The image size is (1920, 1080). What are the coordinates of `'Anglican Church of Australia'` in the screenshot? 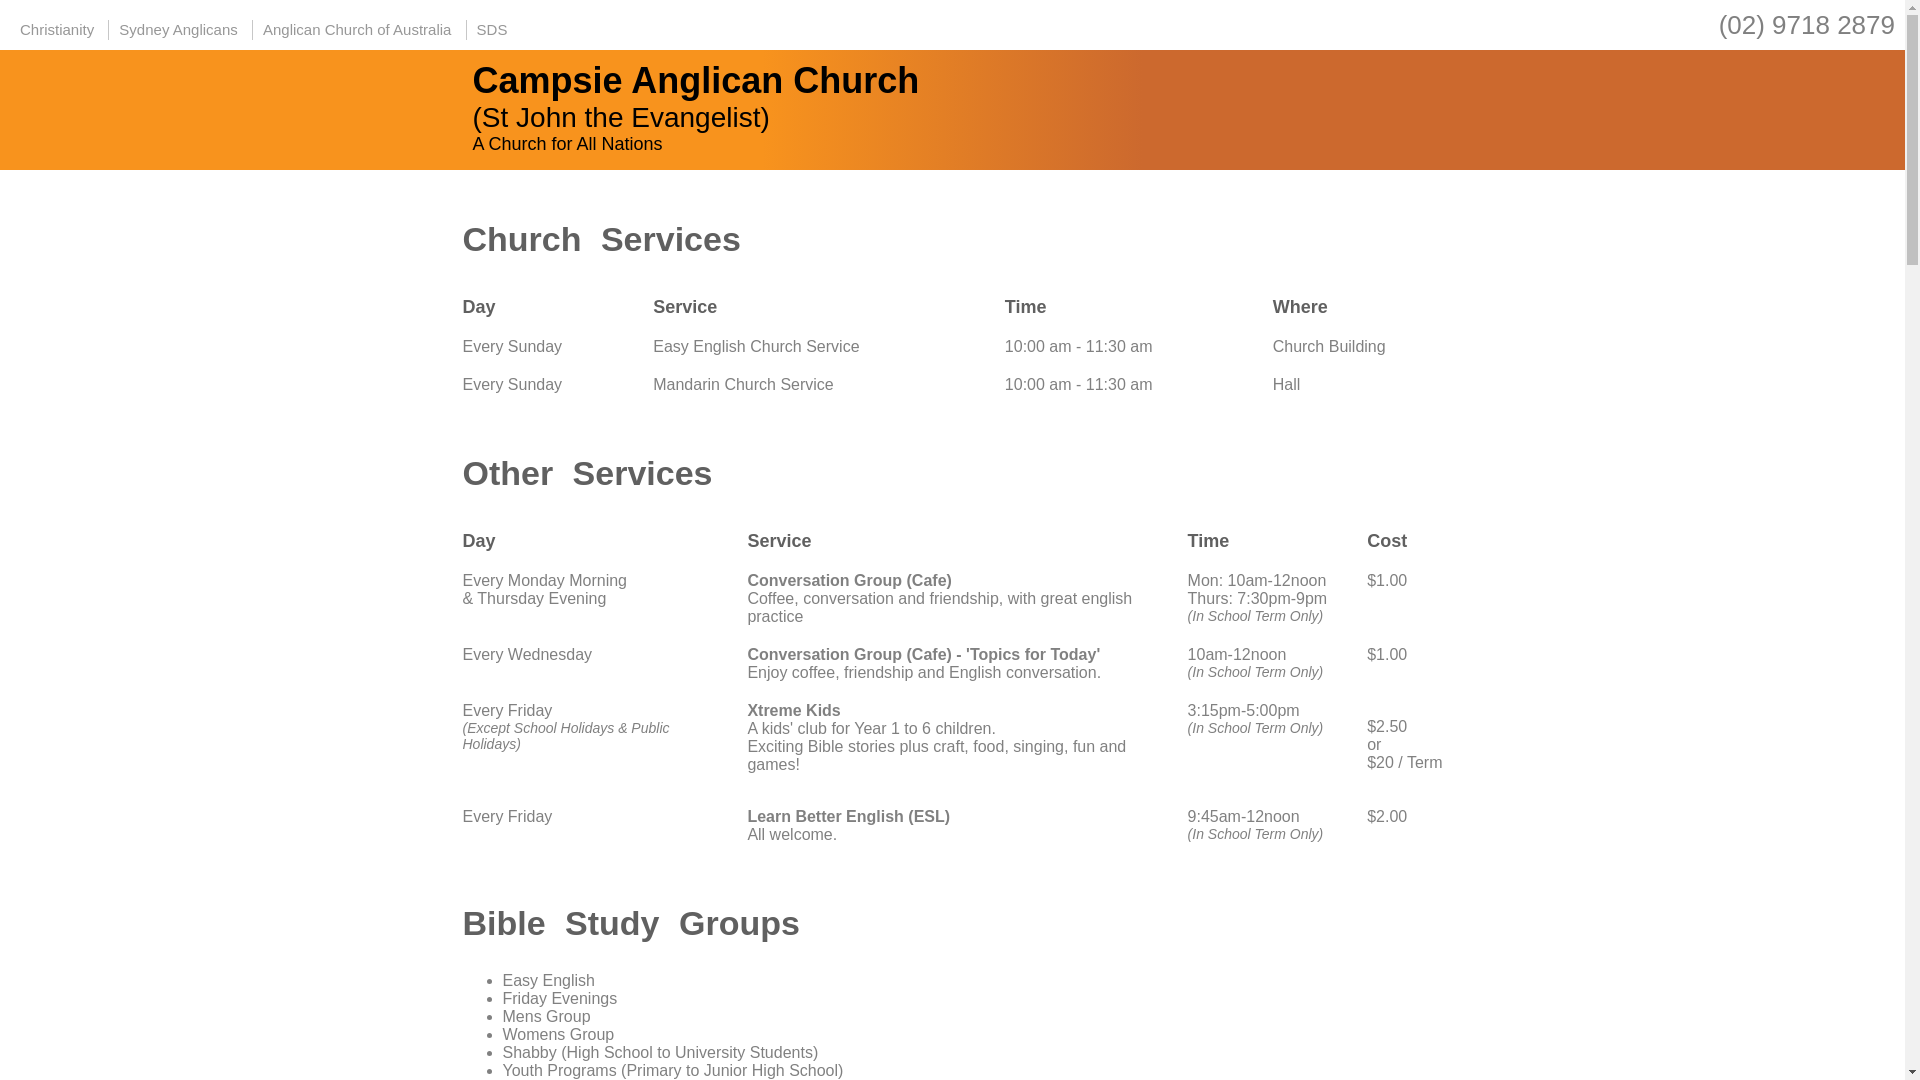 It's located at (356, 29).